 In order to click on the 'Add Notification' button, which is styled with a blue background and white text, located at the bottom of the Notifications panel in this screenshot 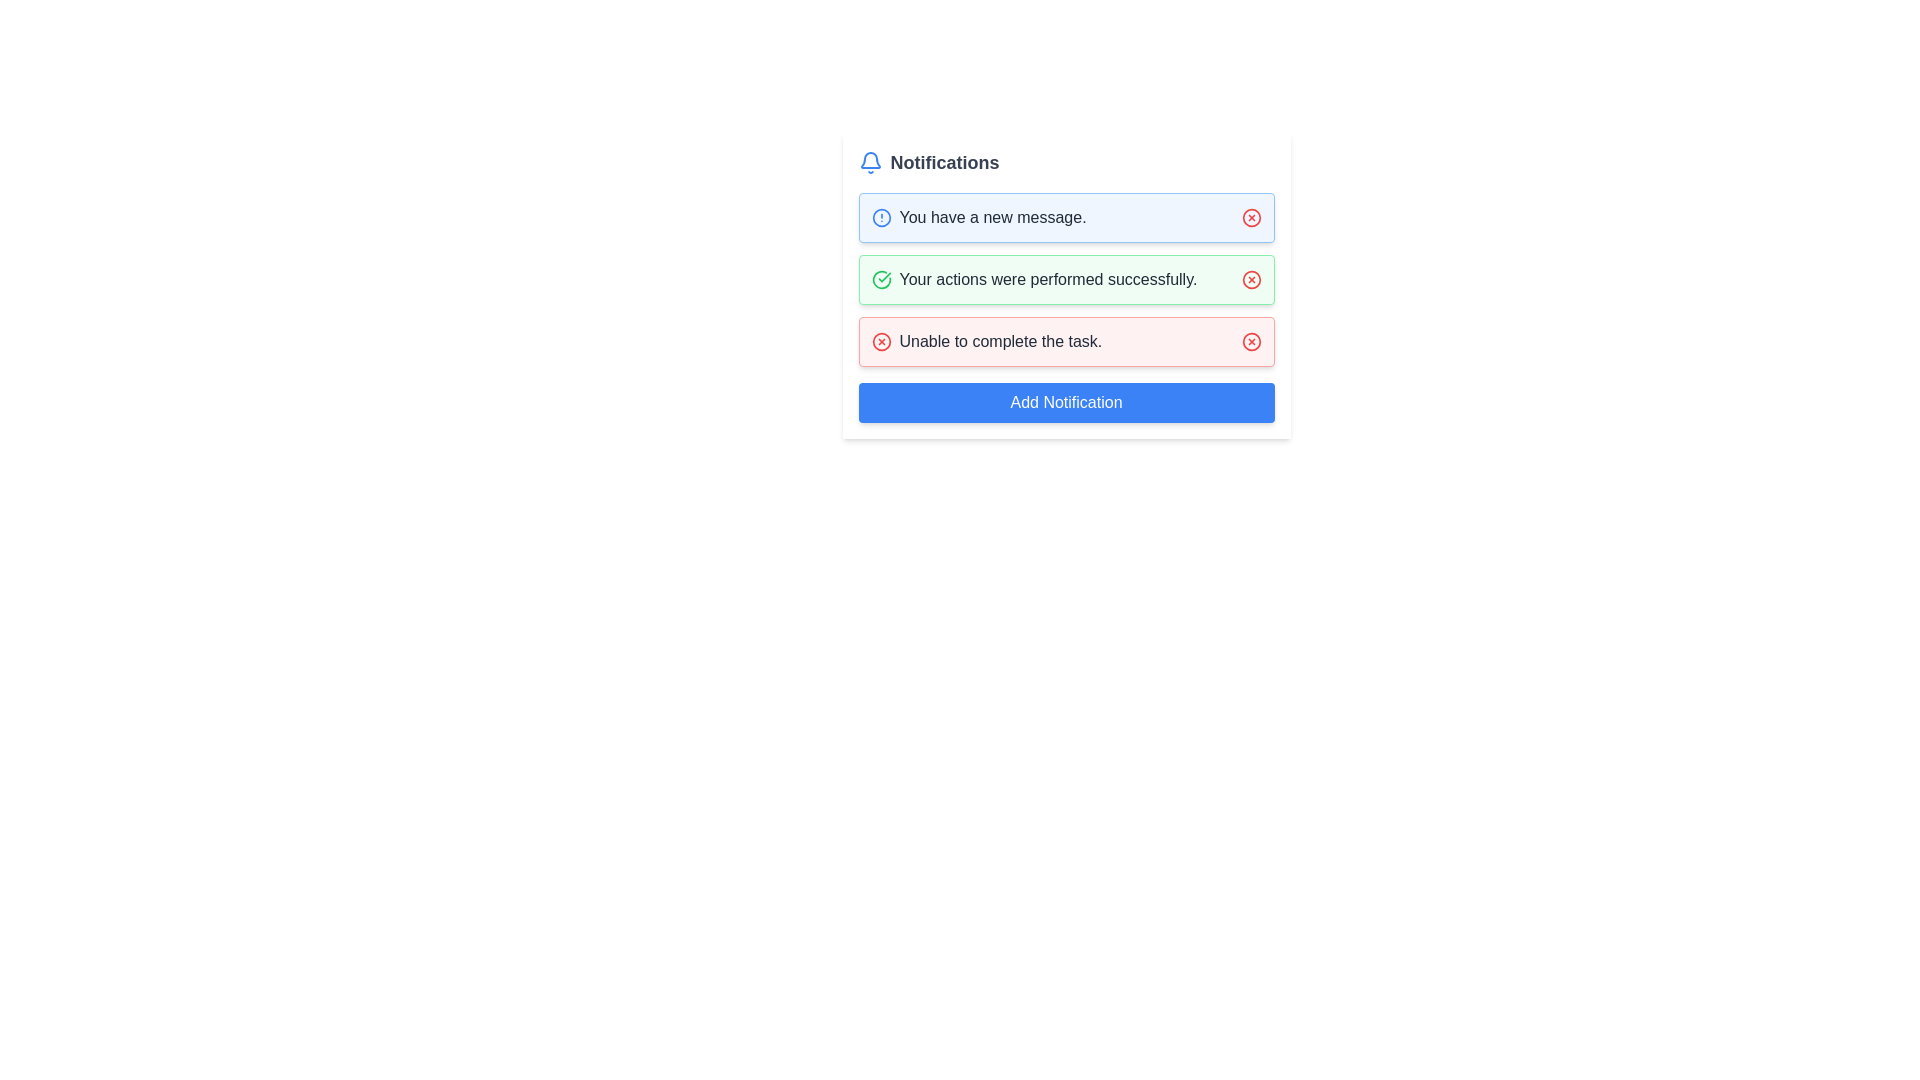, I will do `click(1065, 402)`.